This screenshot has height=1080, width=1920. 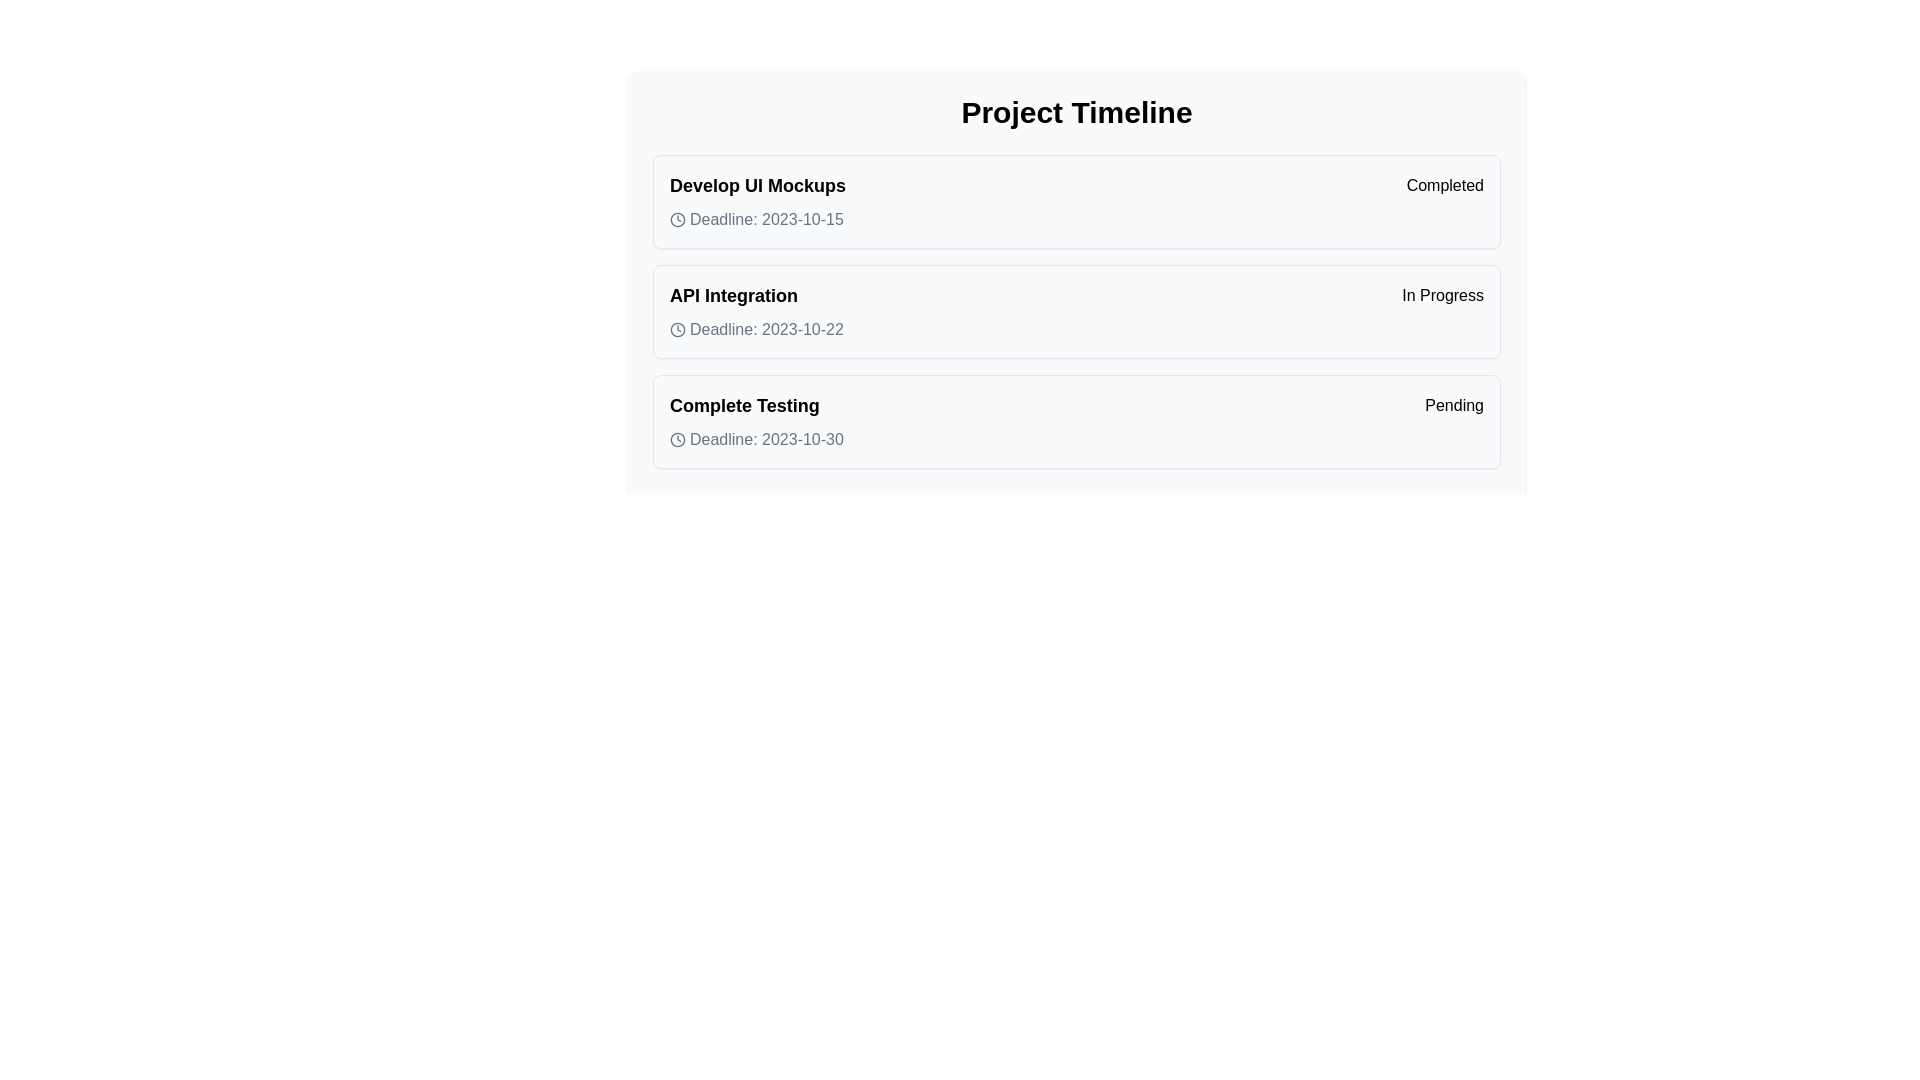 What do you see at coordinates (1454, 405) in the screenshot?
I see `text of the badge labeled 'Pending' located at the end of the 'Complete Testing' row` at bounding box center [1454, 405].